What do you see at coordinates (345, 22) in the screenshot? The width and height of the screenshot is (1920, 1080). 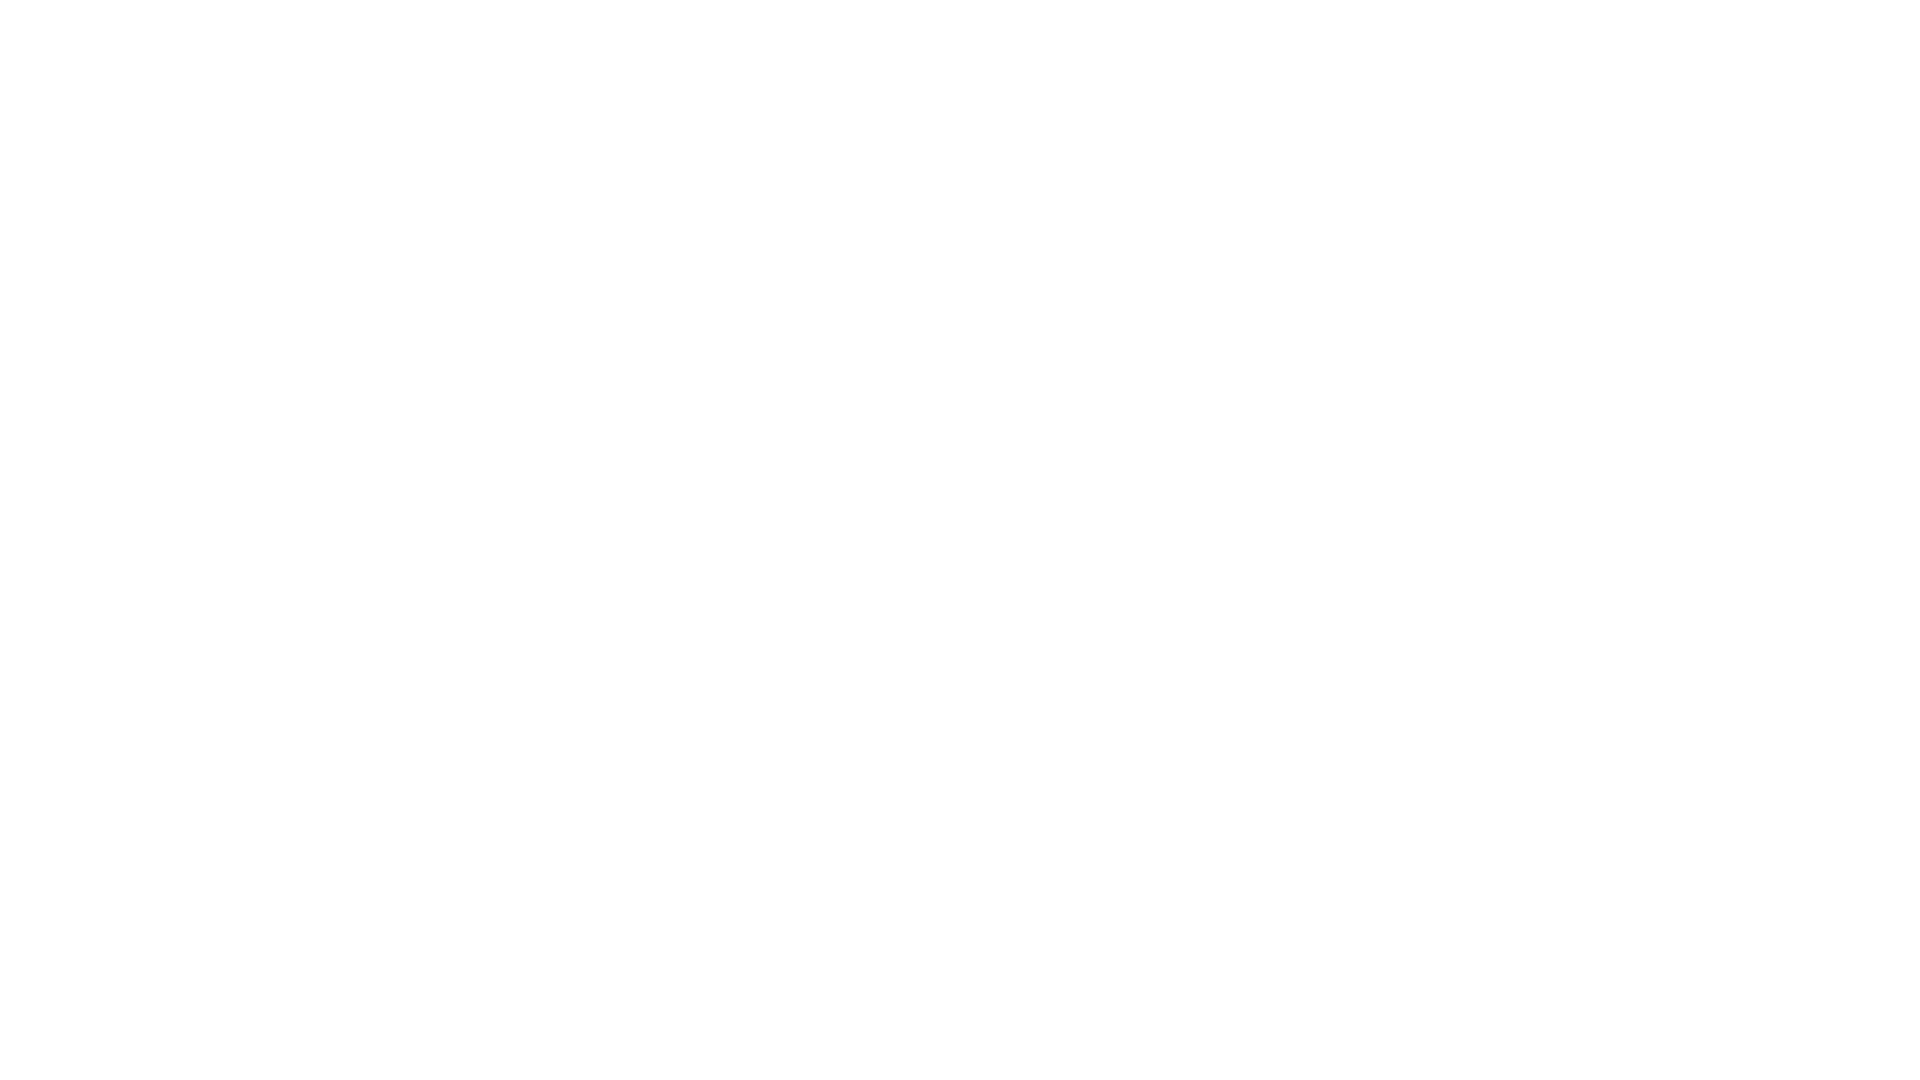 I see `<div>RIOTS RAISES A $3M SEED ROUND WITH TOP-TIER EUROPEAN VC AND BUSINESS ANGELS TO BECOME A LEADER IN FRONT-END SOFTWARE DEVELOPMENT` at bounding box center [345, 22].